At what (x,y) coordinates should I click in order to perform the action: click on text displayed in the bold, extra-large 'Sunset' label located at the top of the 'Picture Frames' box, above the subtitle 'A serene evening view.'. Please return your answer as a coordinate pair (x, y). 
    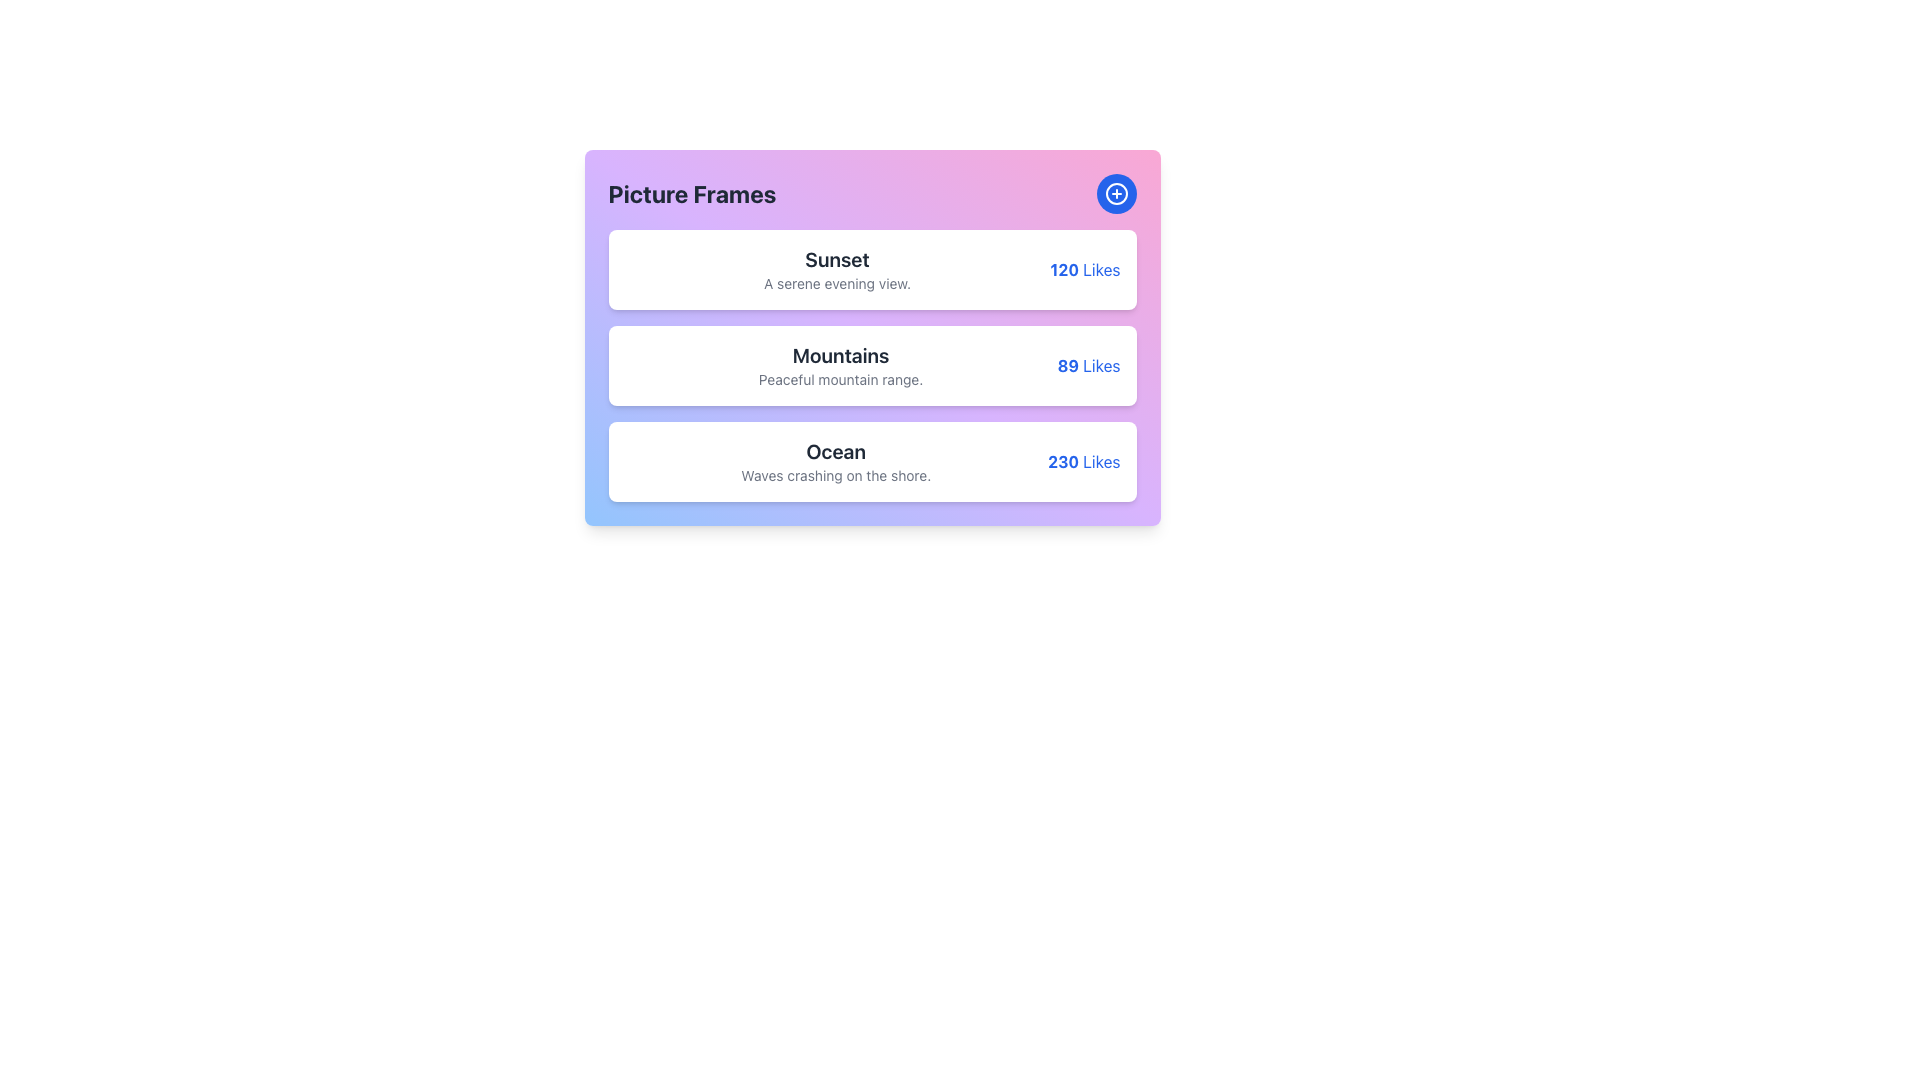
    Looking at the image, I should click on (837, 258).